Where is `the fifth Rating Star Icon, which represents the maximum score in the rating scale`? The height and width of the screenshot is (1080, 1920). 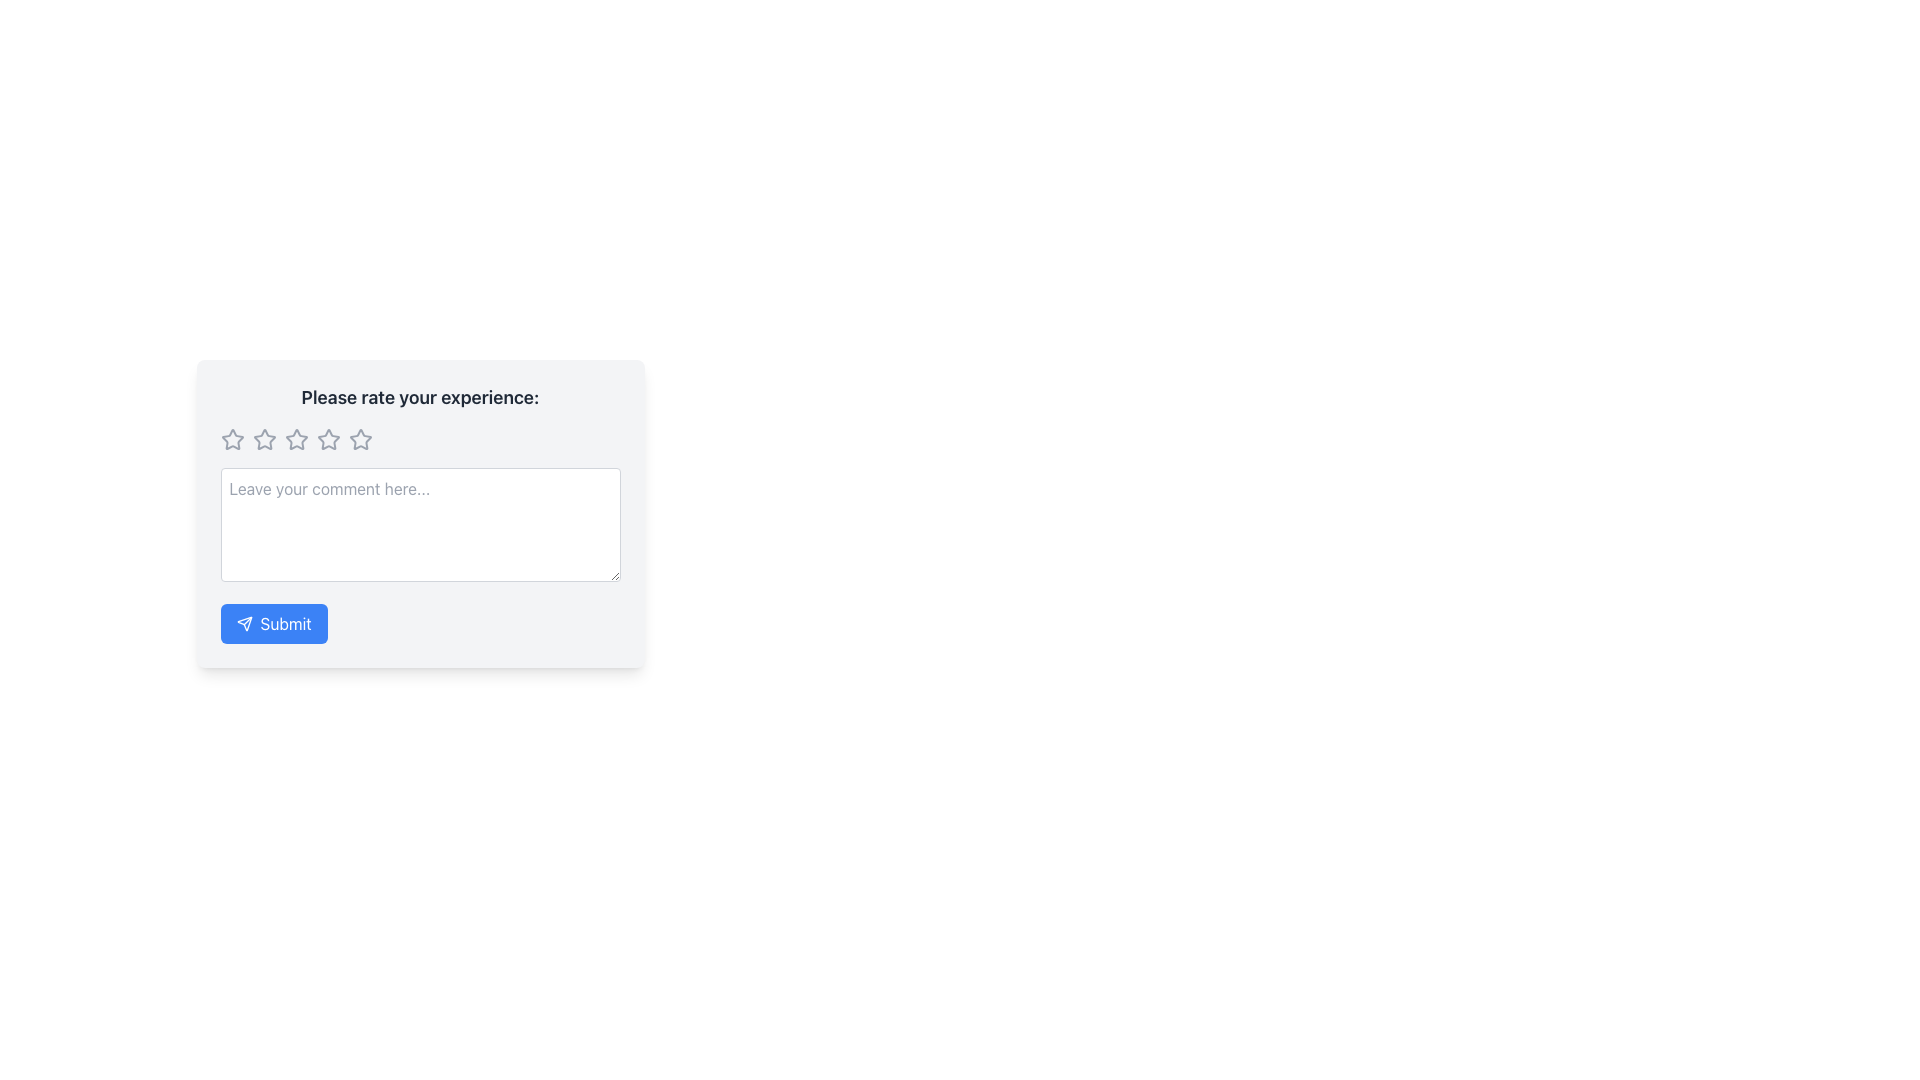 the fifth Rating Star Icon, which represents the maximum score in the rating scale is located at coordinates (360, 438).